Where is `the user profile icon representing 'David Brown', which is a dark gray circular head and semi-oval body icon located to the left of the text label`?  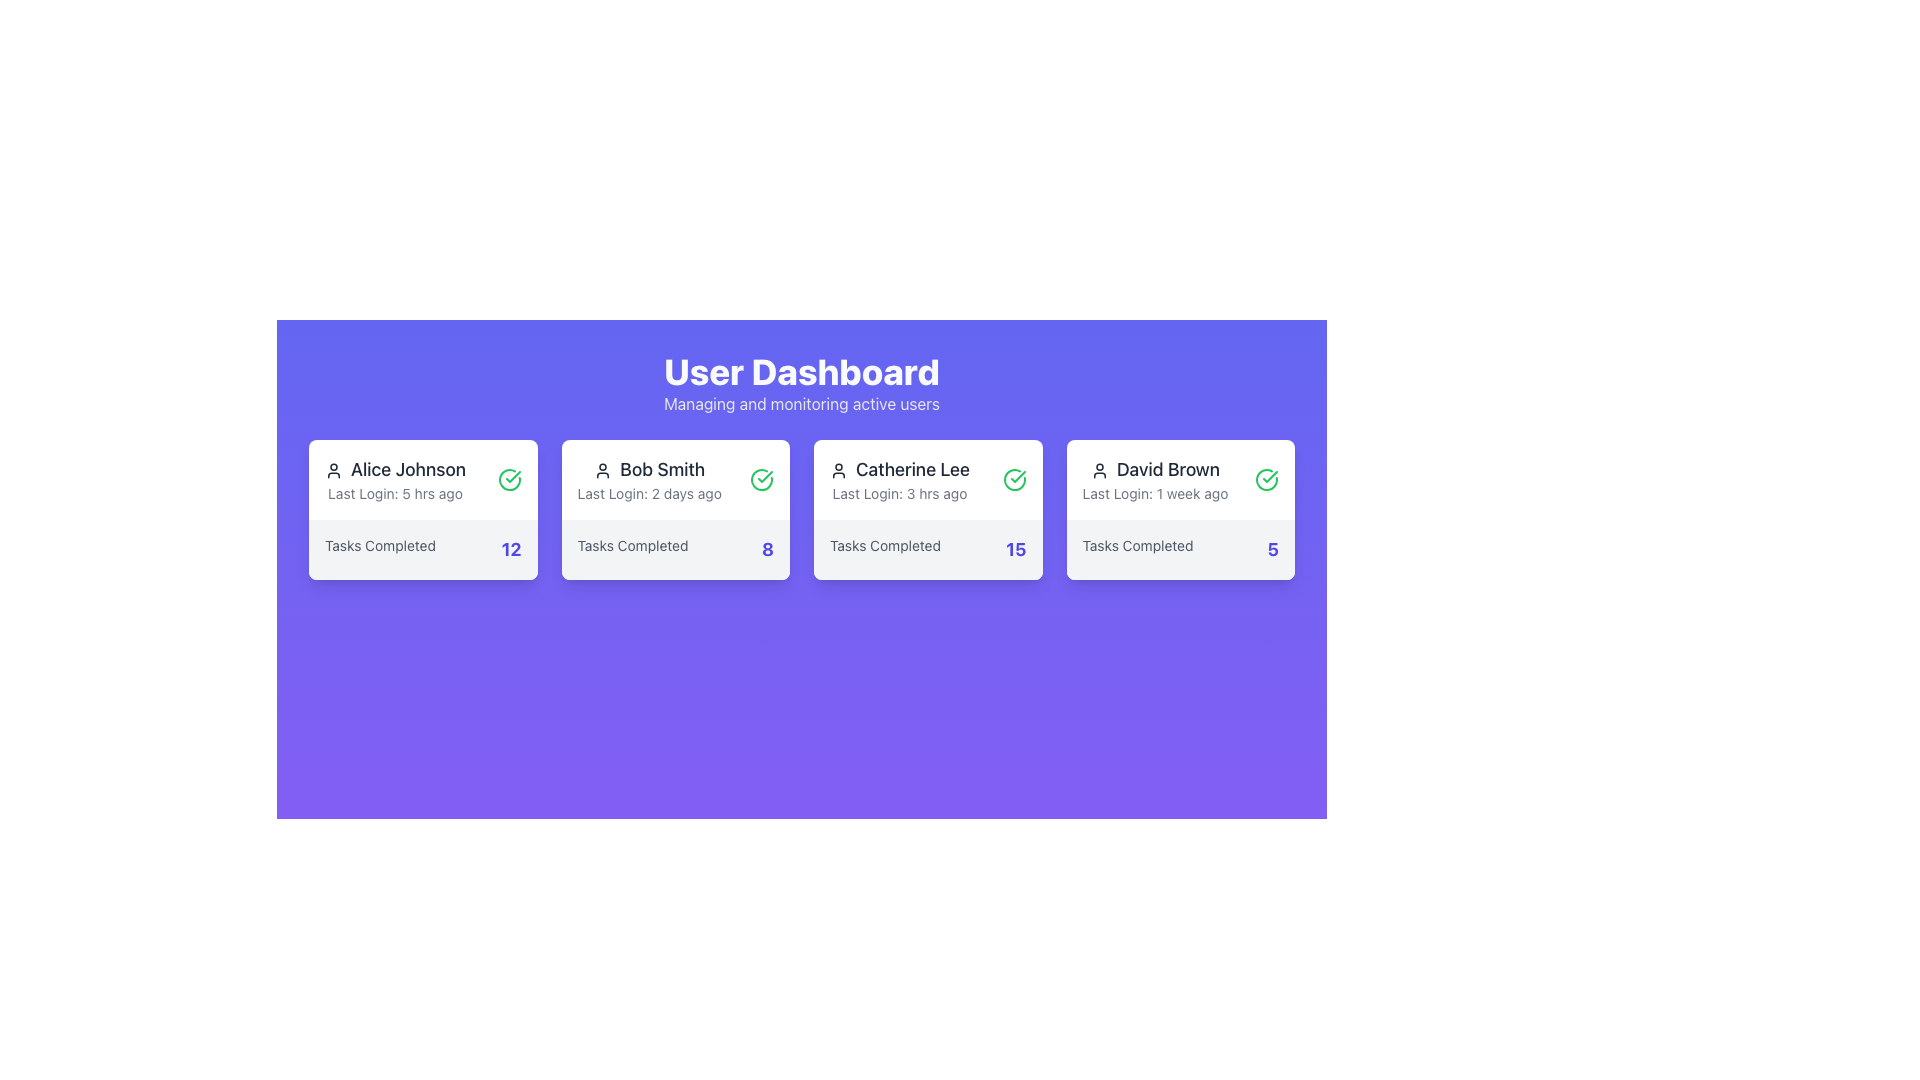
the user profile icon representing 'David Brown', which is a dark gray circular head and semi-oval body icon located to the left of the text label is located at coordinates (1098, 471).